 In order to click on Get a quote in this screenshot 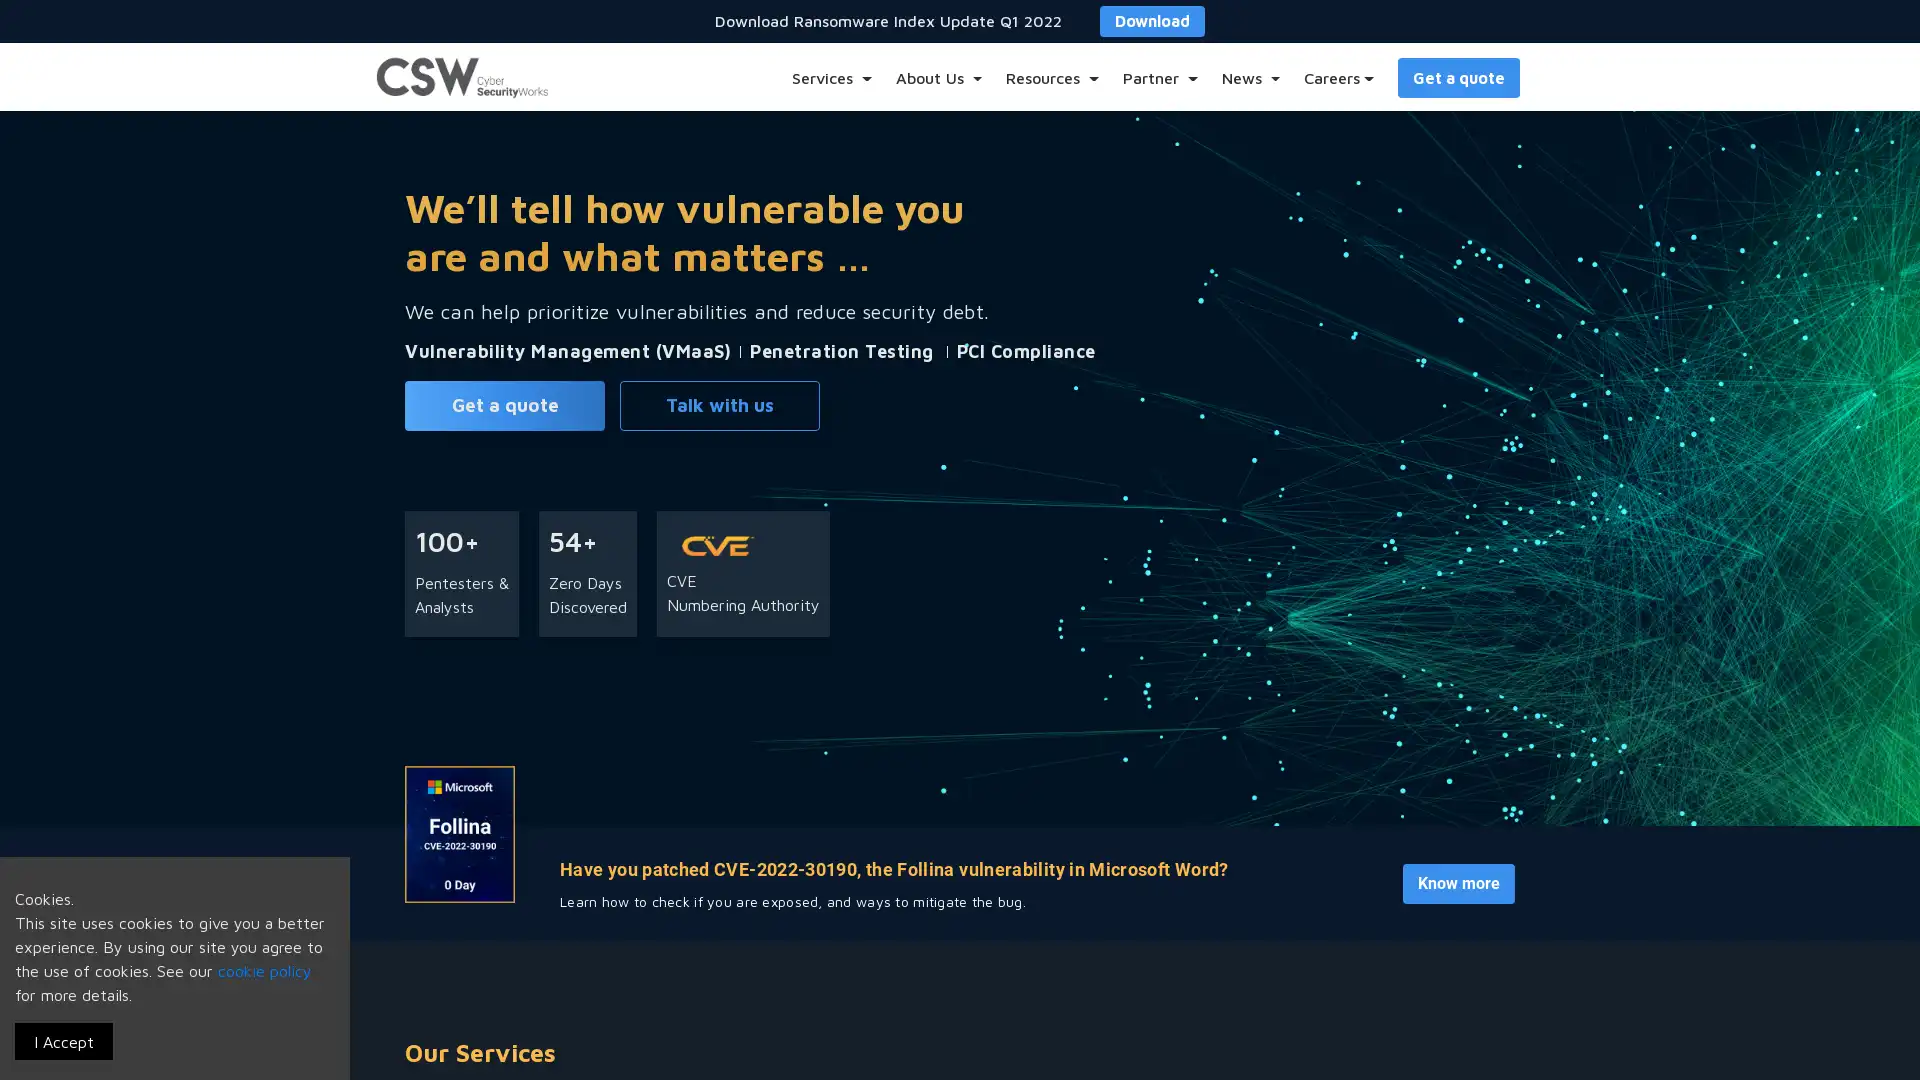, I will do `click(504, 405)`.